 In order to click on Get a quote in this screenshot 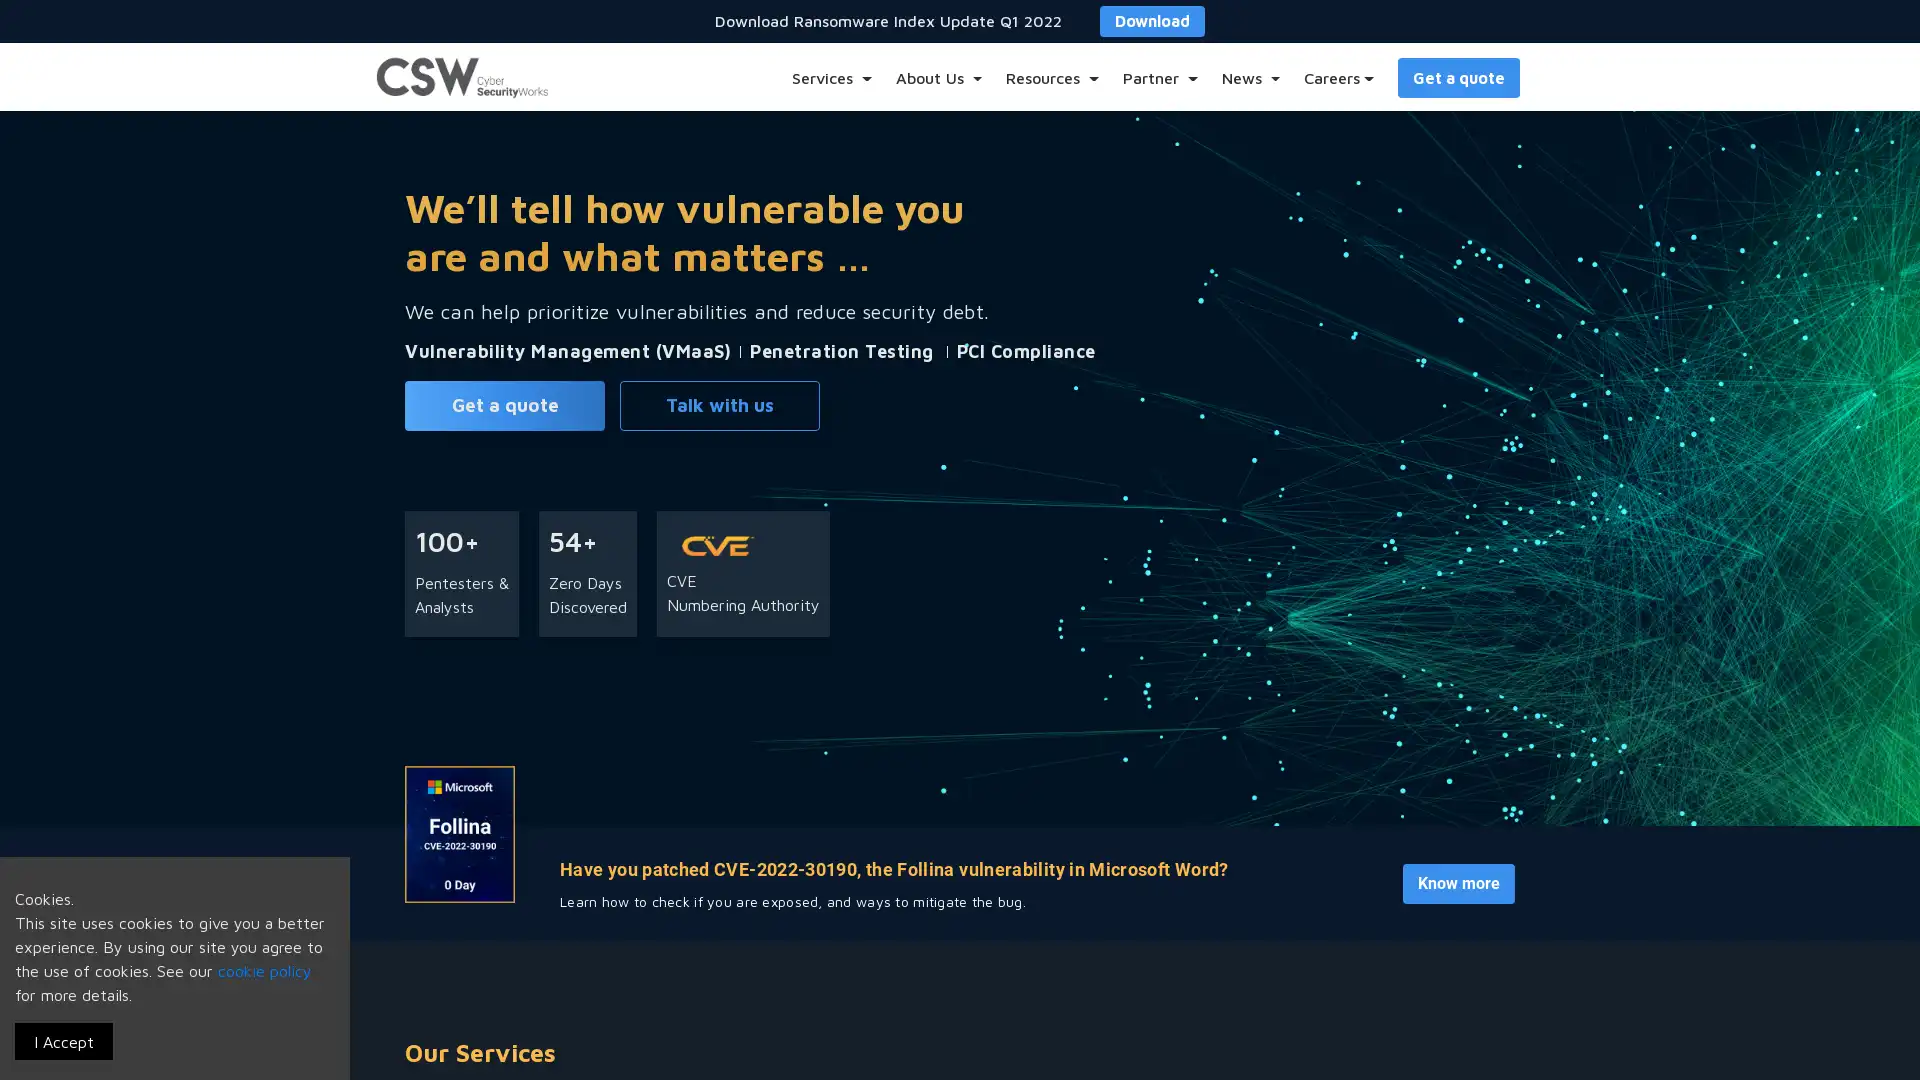, I will do `click(504, 405)`.